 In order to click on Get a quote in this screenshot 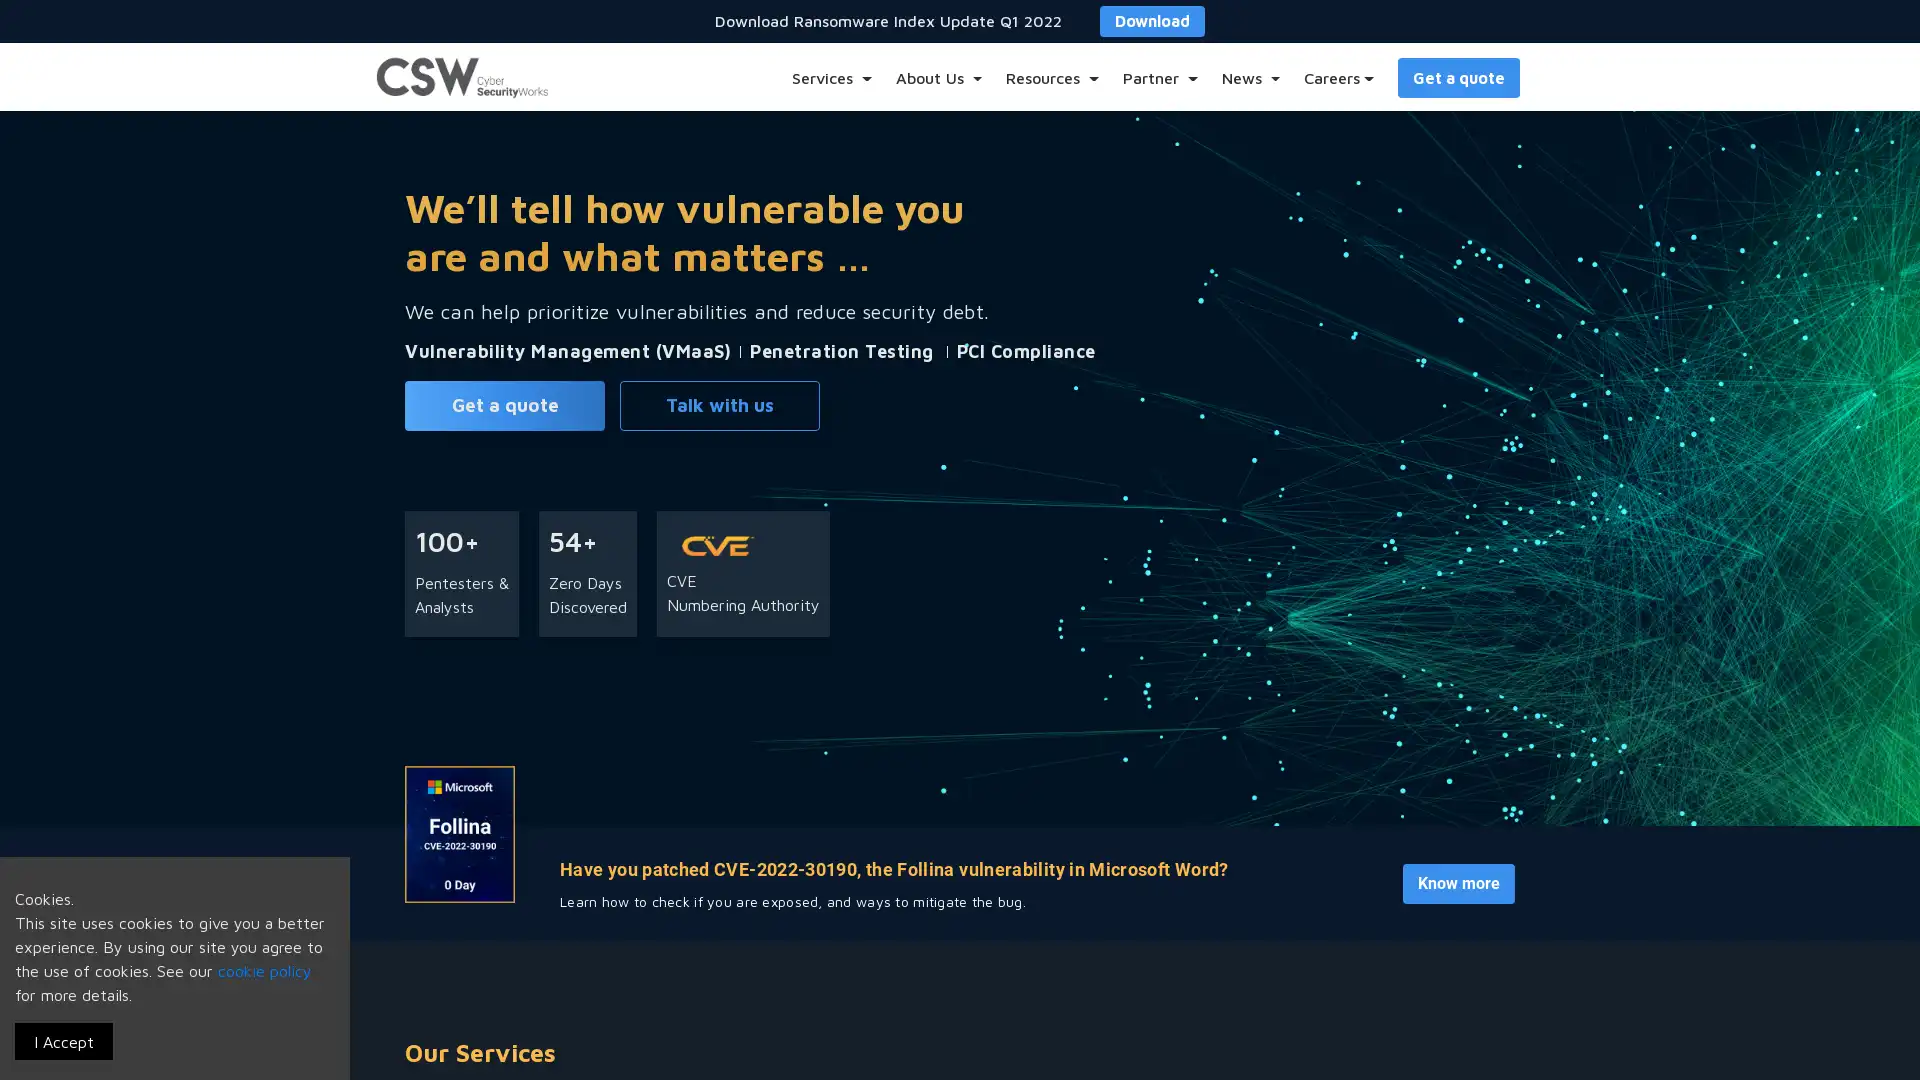, I will do `click(504, 405)`.